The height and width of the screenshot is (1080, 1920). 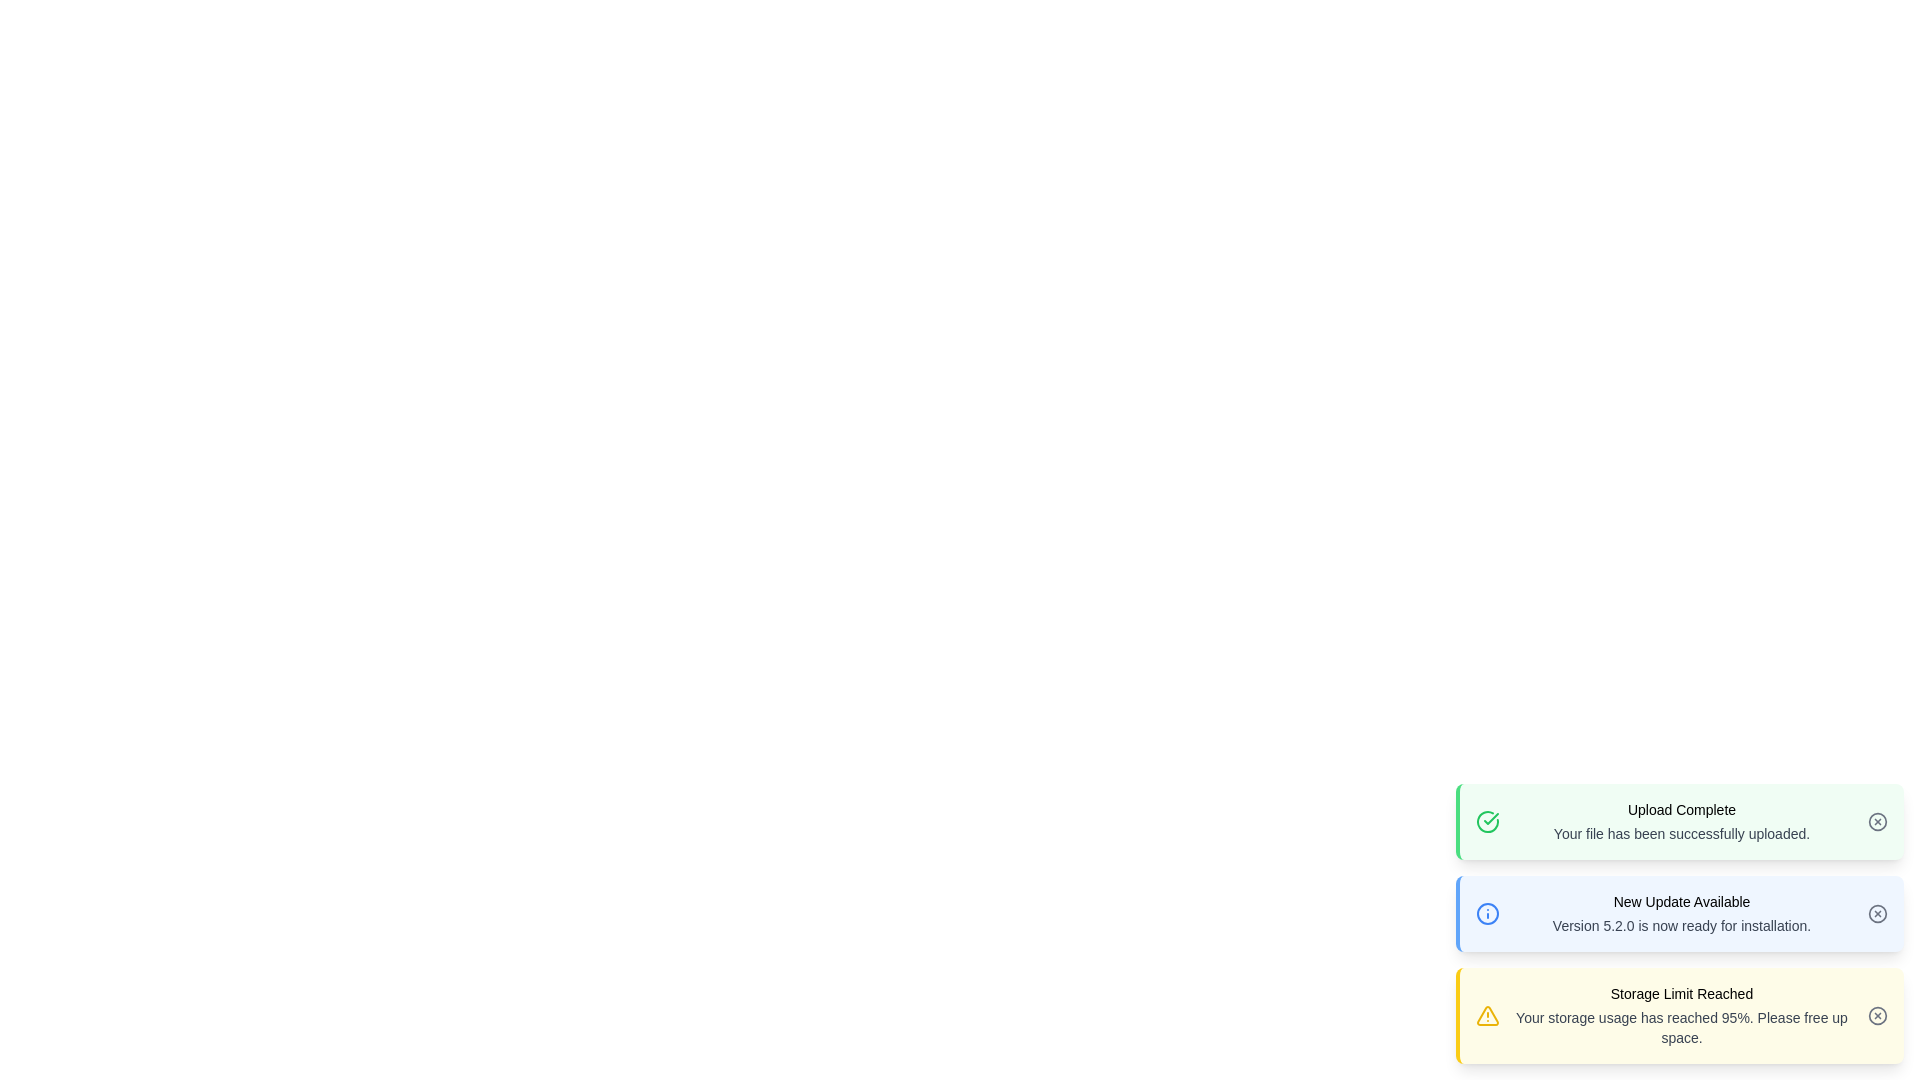 What do you see at coordinates (1488, 821) in the screenshot?
I see `the circular green check mark icon in the 'Upload Complete' notification card, indicating a successful operation` at bounding box center [1488, 821].